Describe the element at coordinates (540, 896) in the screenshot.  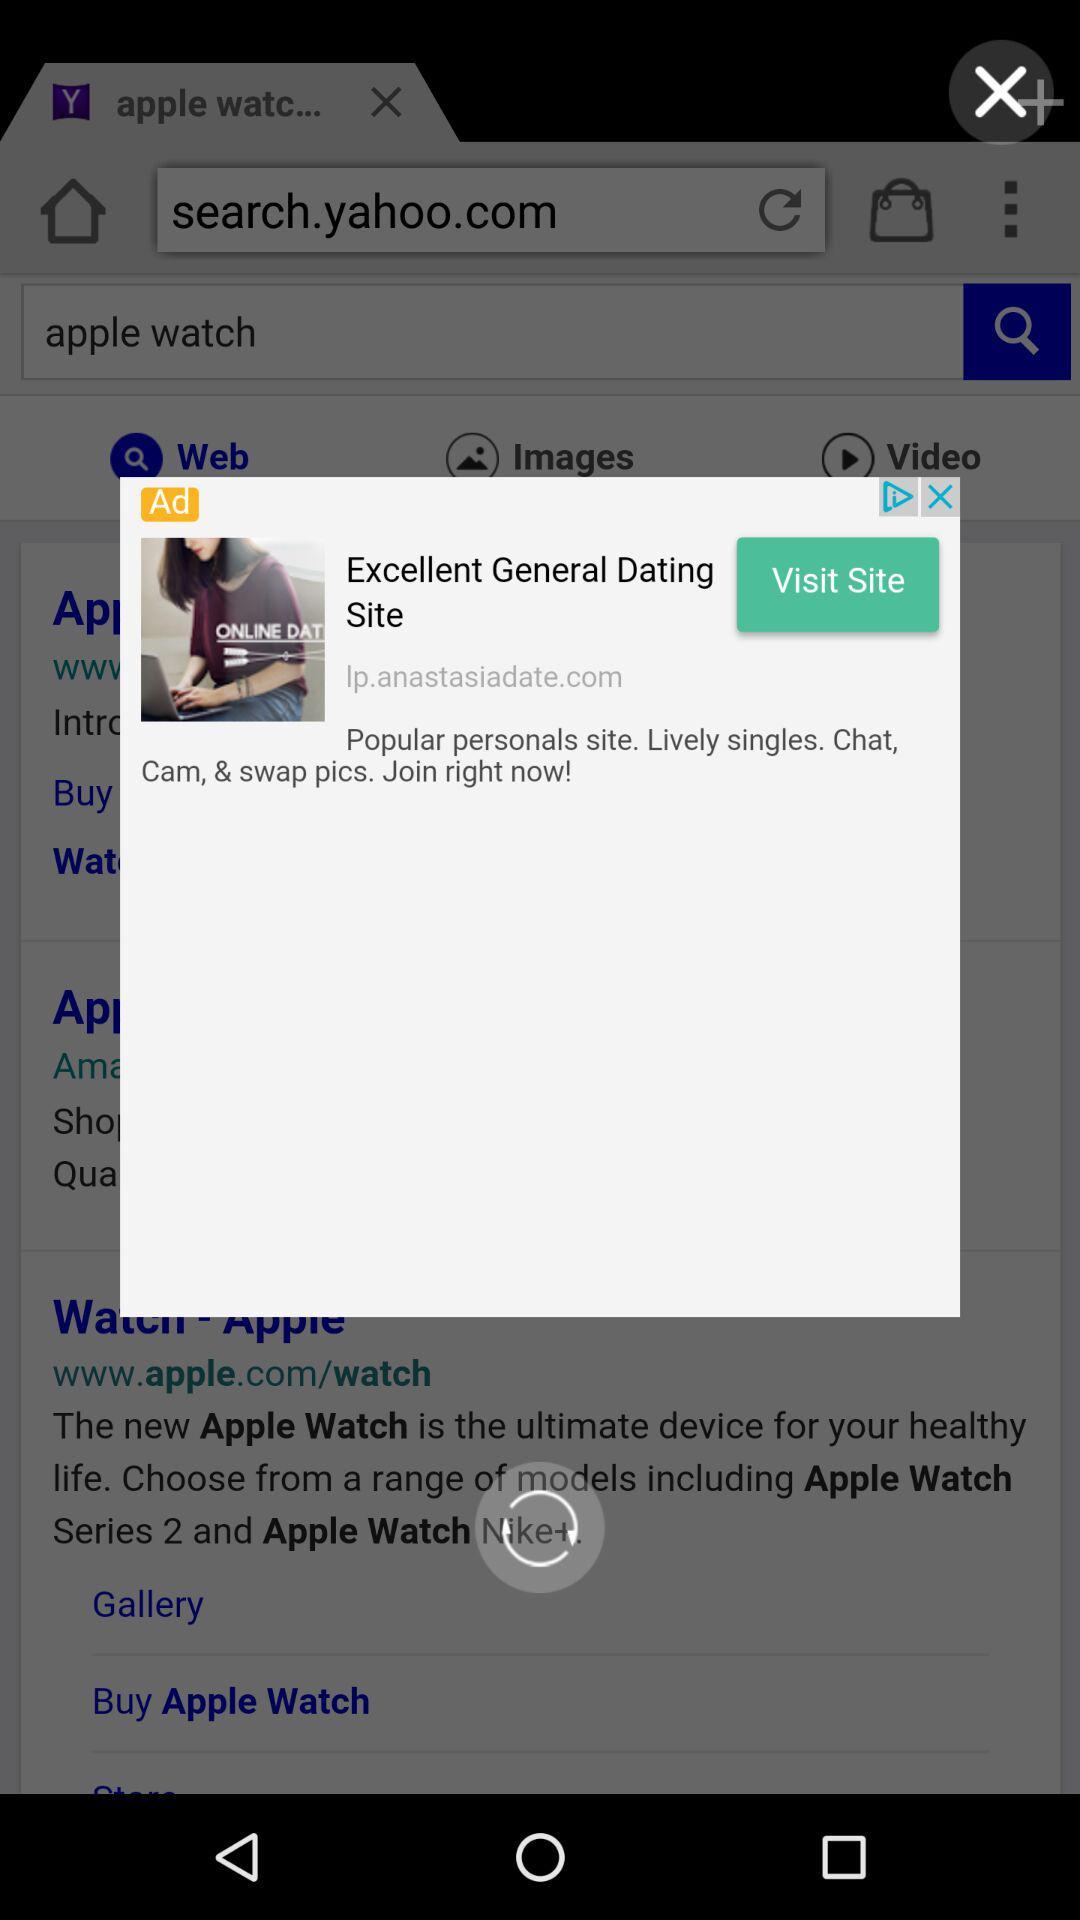
I see `google page` at that location.